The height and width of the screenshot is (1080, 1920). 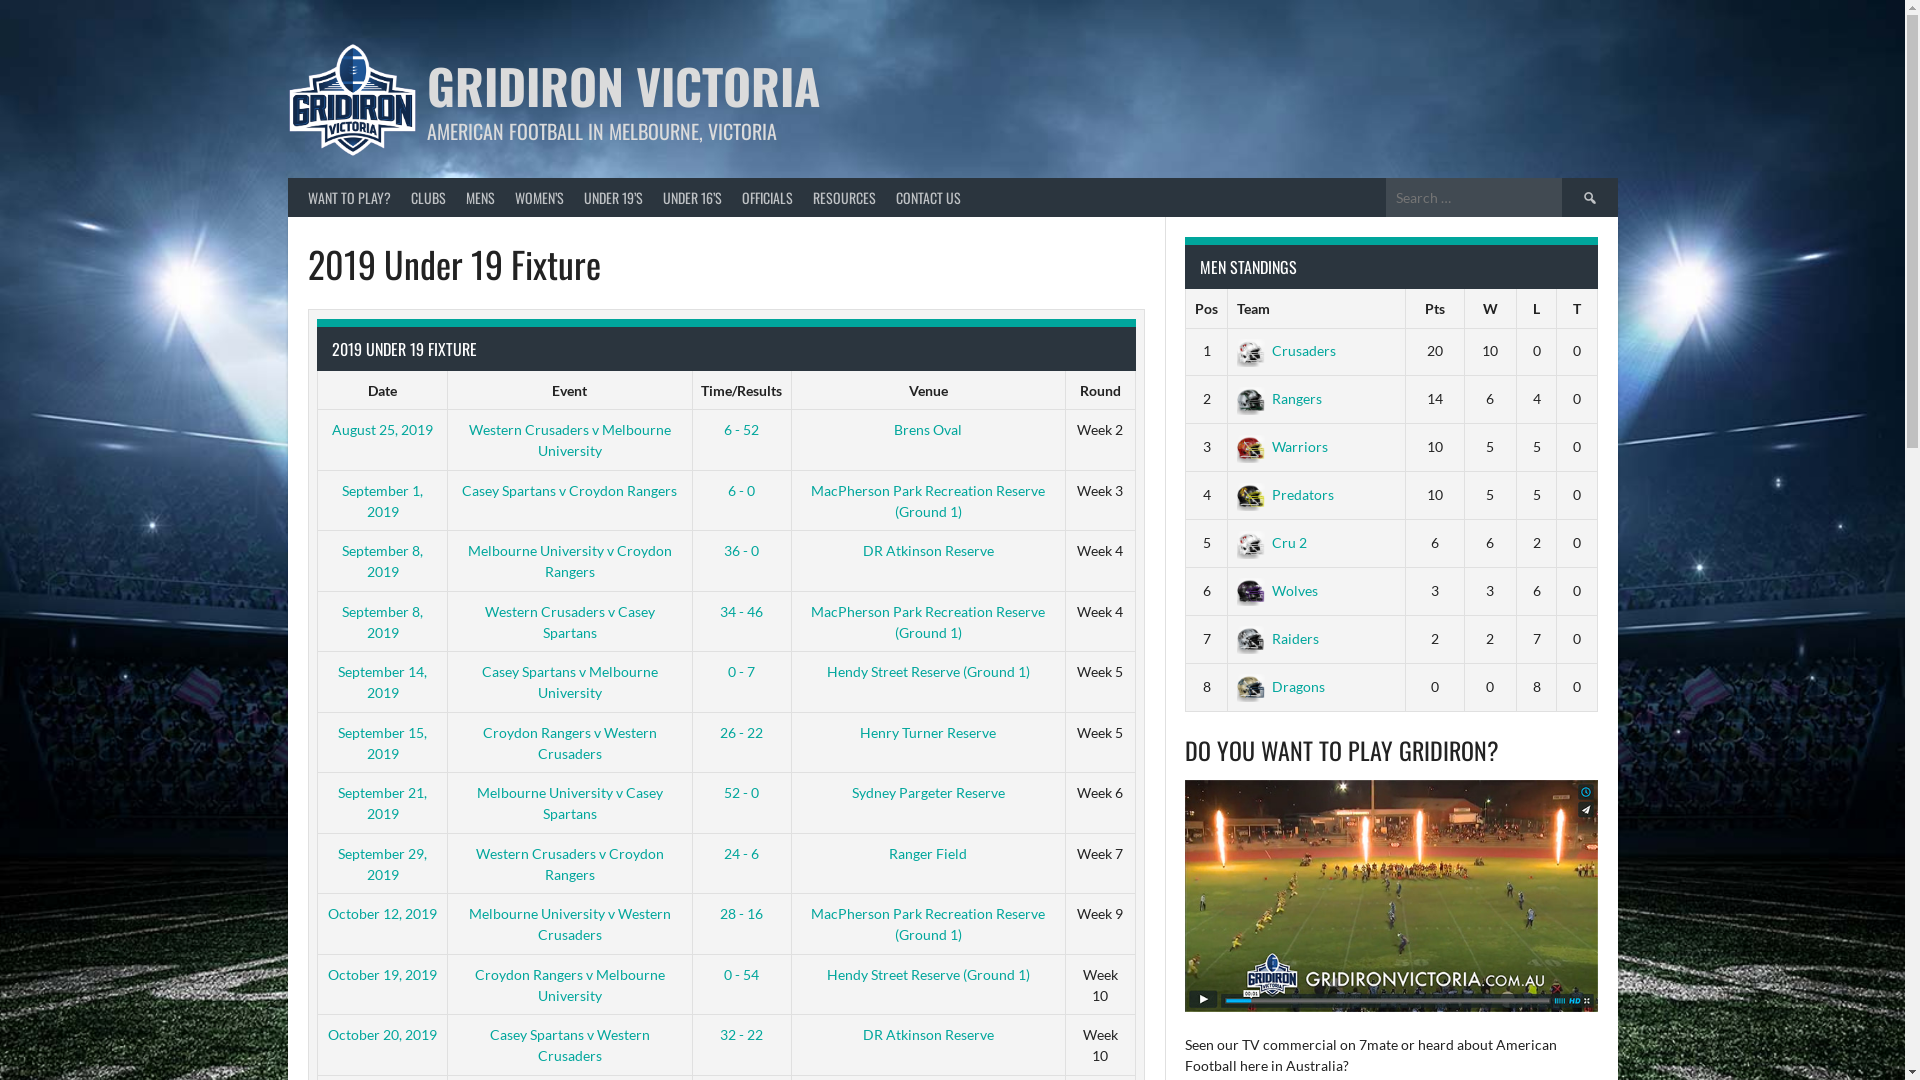 What do you see at coordinates (569, 620) in the screenshot?
I see `'Western Crusaders v Casey Spartans'` at bounding box center [569, 620].